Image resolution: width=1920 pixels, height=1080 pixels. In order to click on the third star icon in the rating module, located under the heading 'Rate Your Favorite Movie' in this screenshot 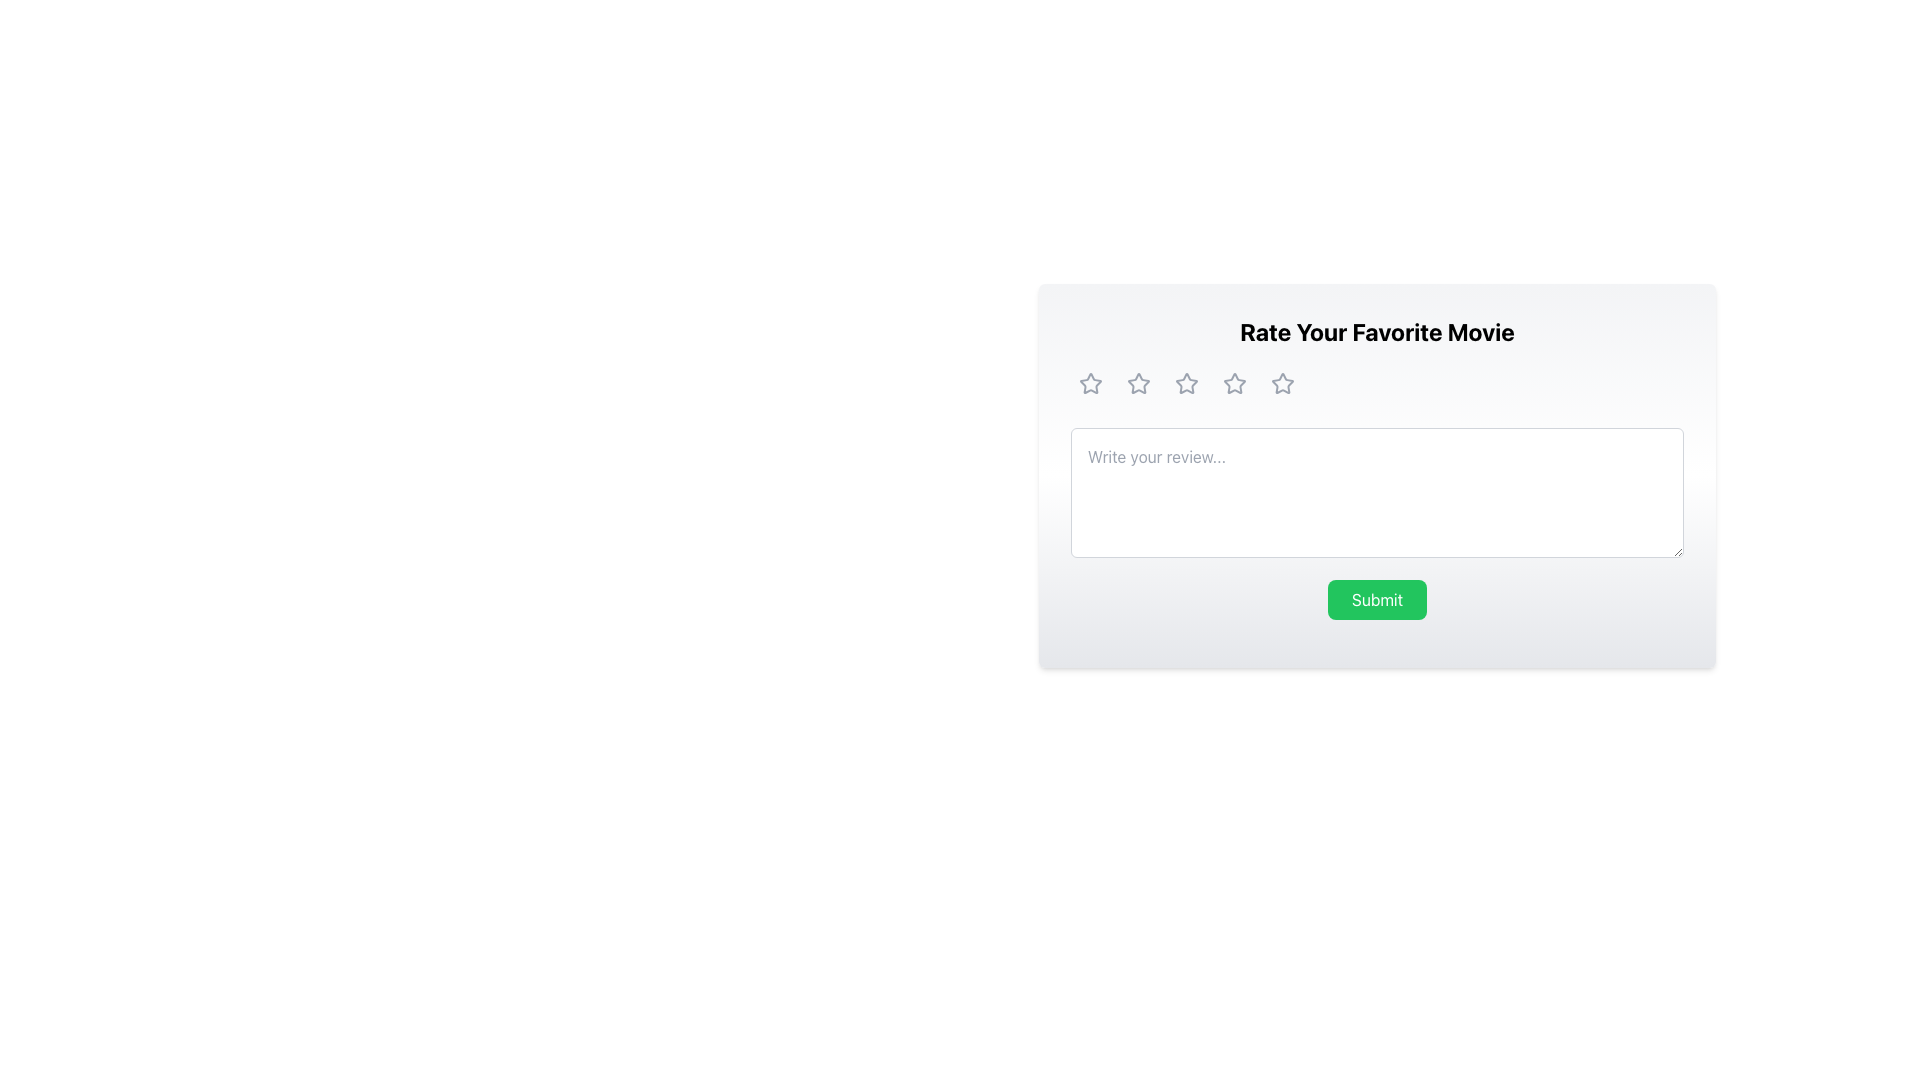, I will do `click(1233, 384)`.